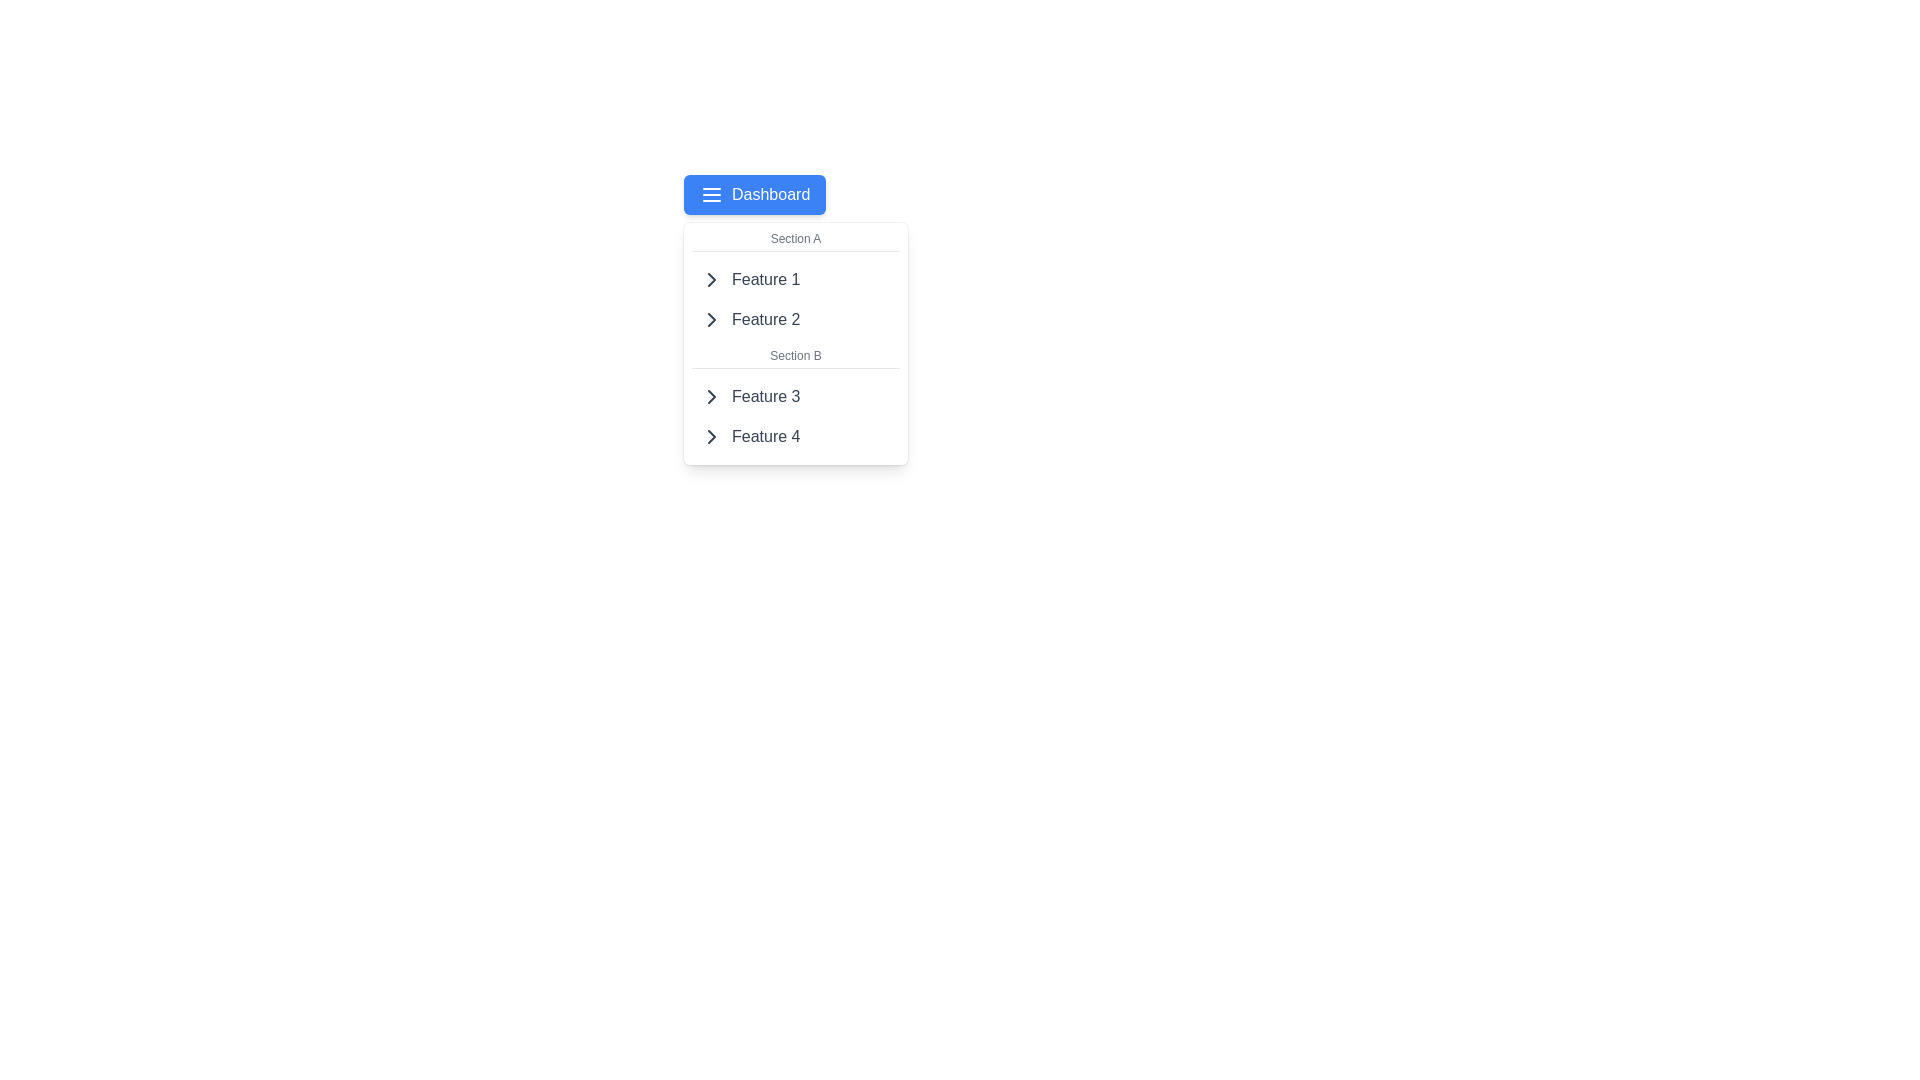 The image size is (1920, 1080). What do you see at coordinates (795, 368) in the screenshot?
I see `the second horizontal separator line within the dropdown menu, which visually separates 'Section B' and 'Feature 3'` at bounding box center [795, 368].